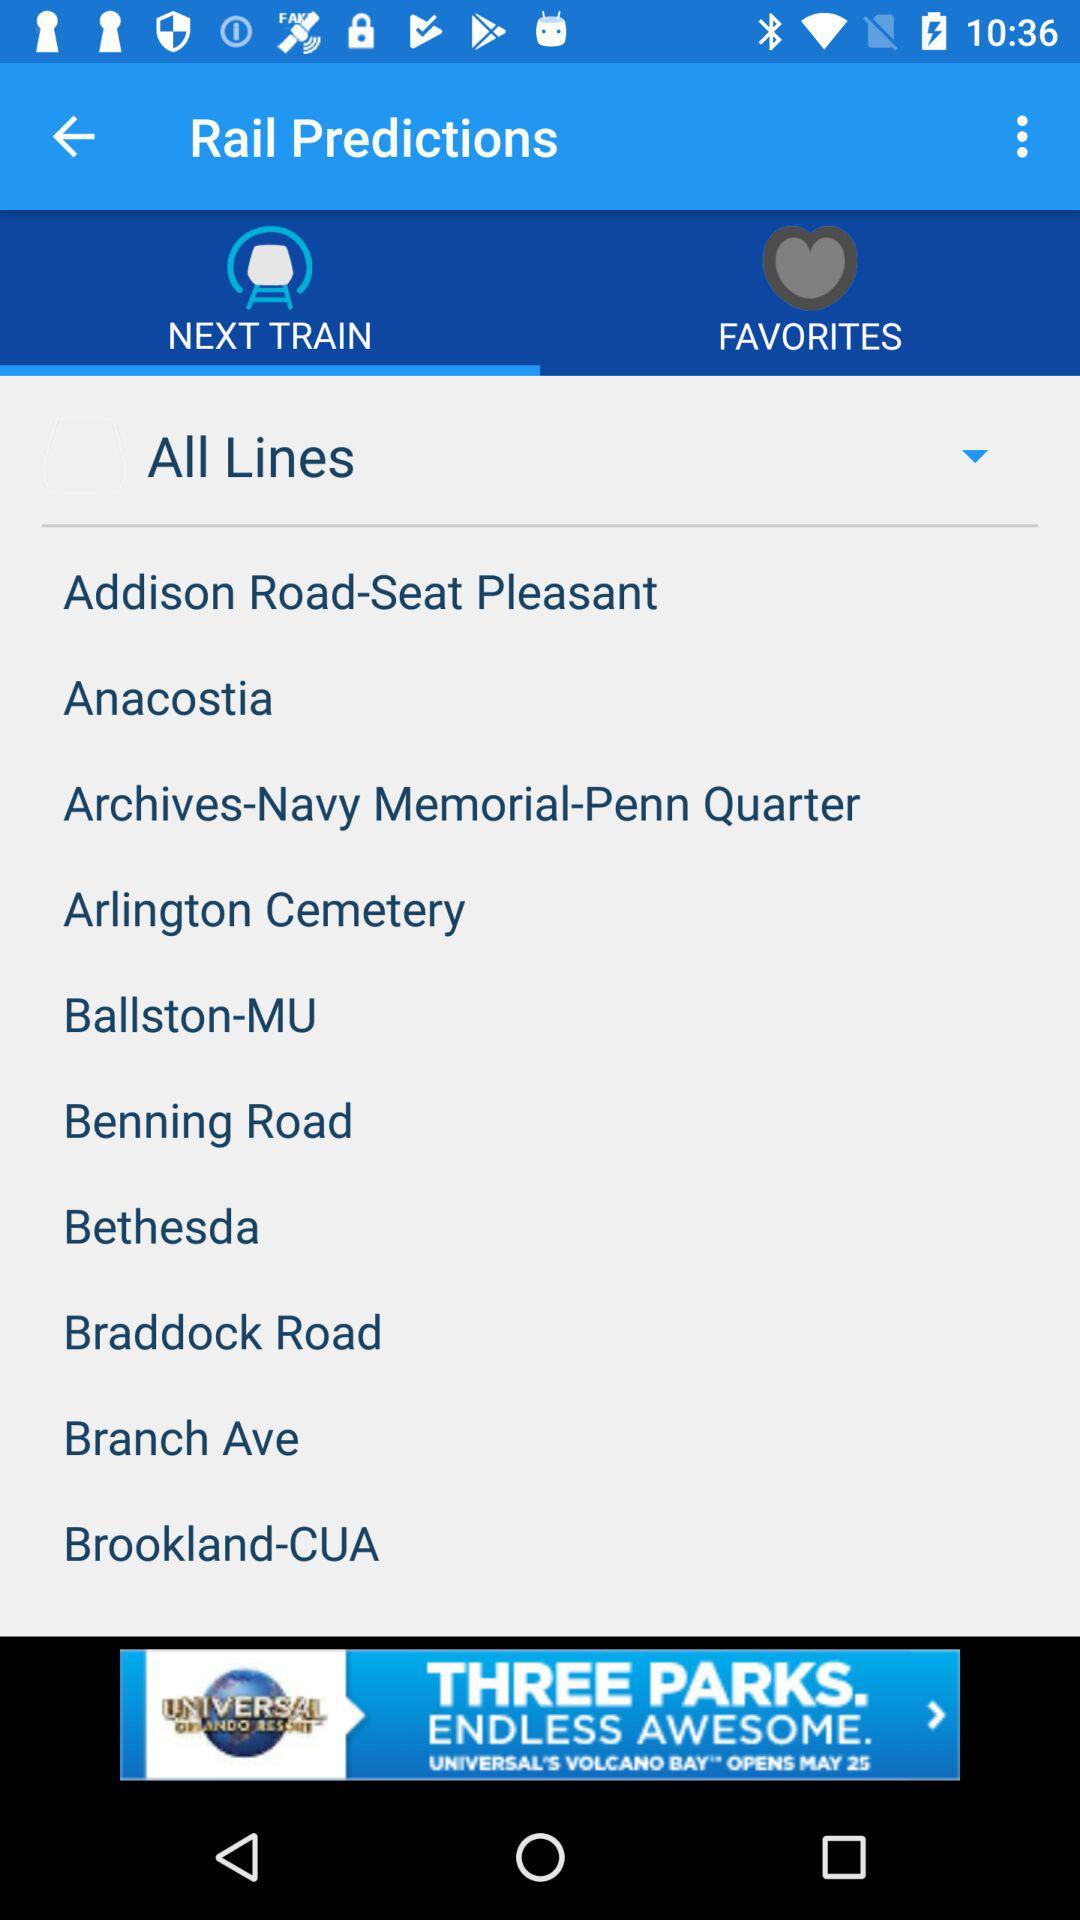 The width and height of the screenshot is (1080, 1920). Describe the element at coordinates (540, 801) in the screenshot. I see `archivesnavy memorialpenn quarter` at that location.